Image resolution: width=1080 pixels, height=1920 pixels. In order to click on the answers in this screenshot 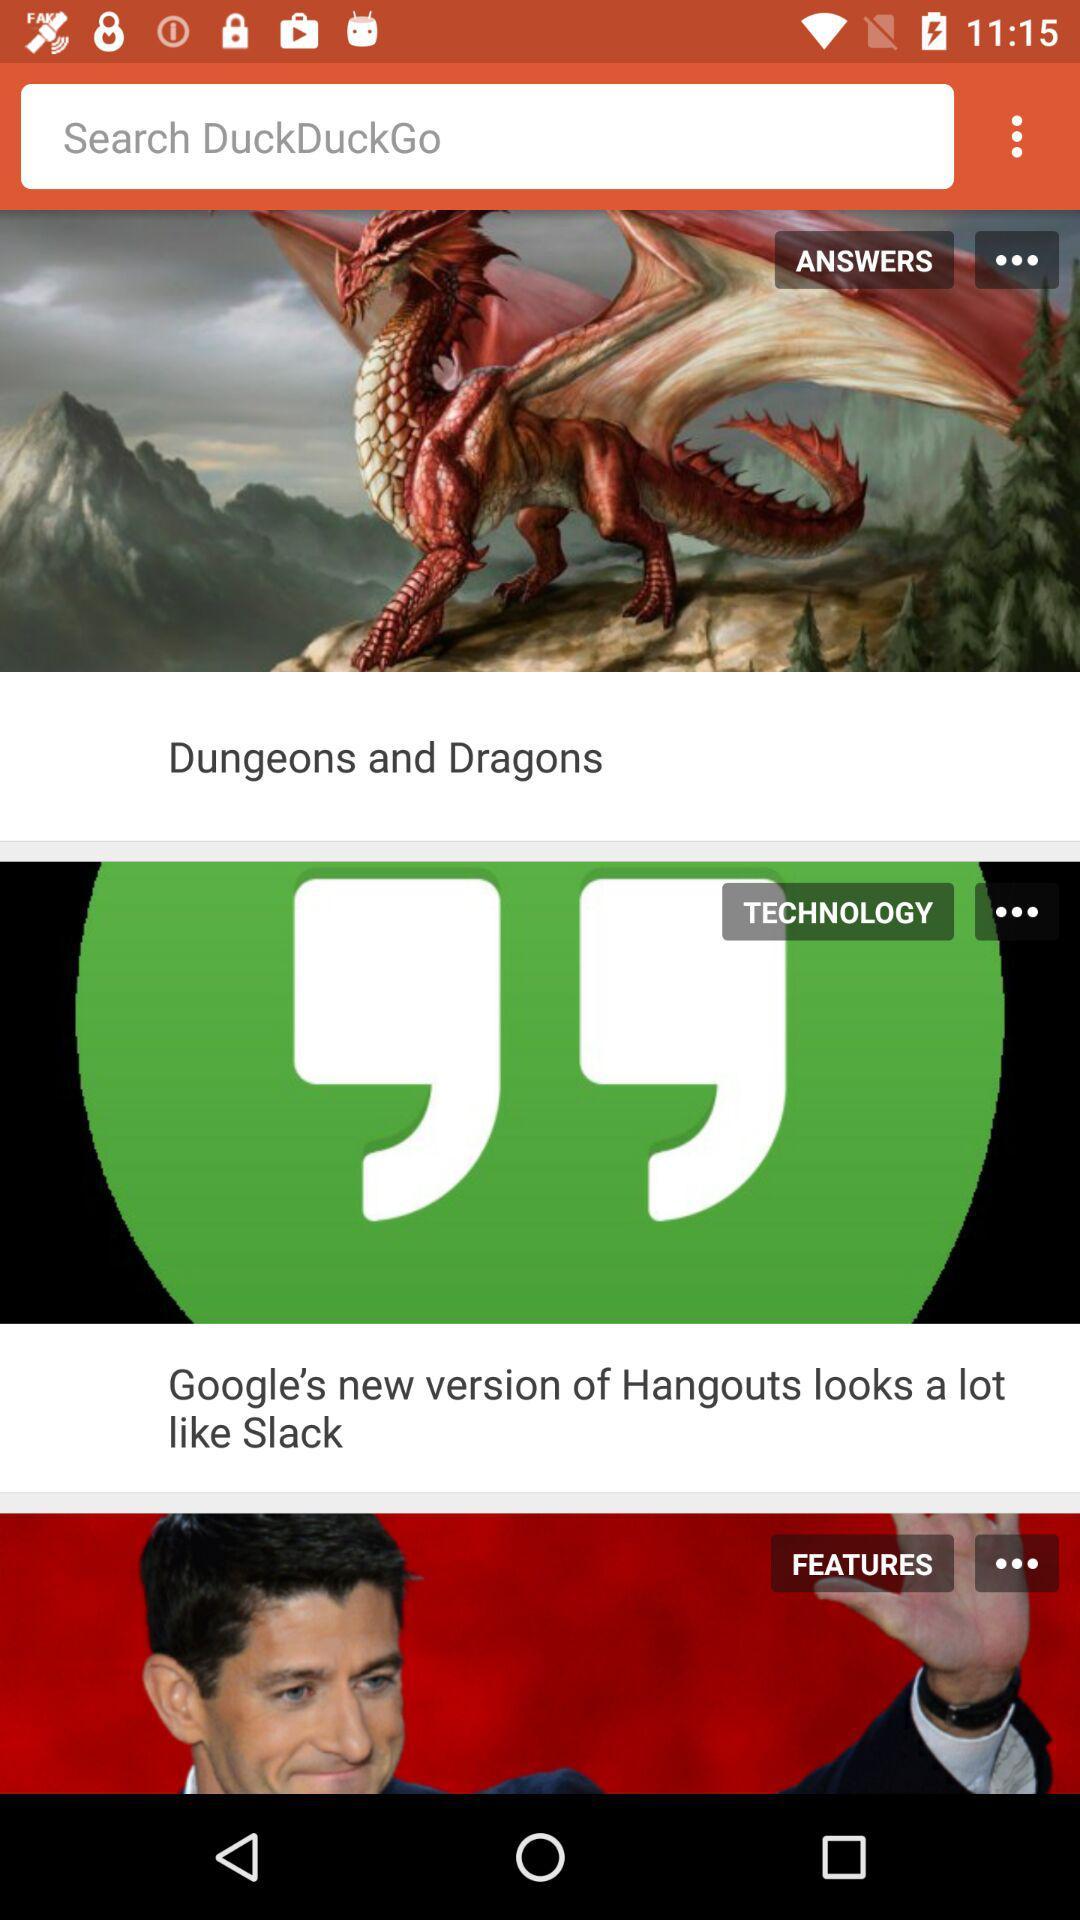, I will do `click(853, 258)`.